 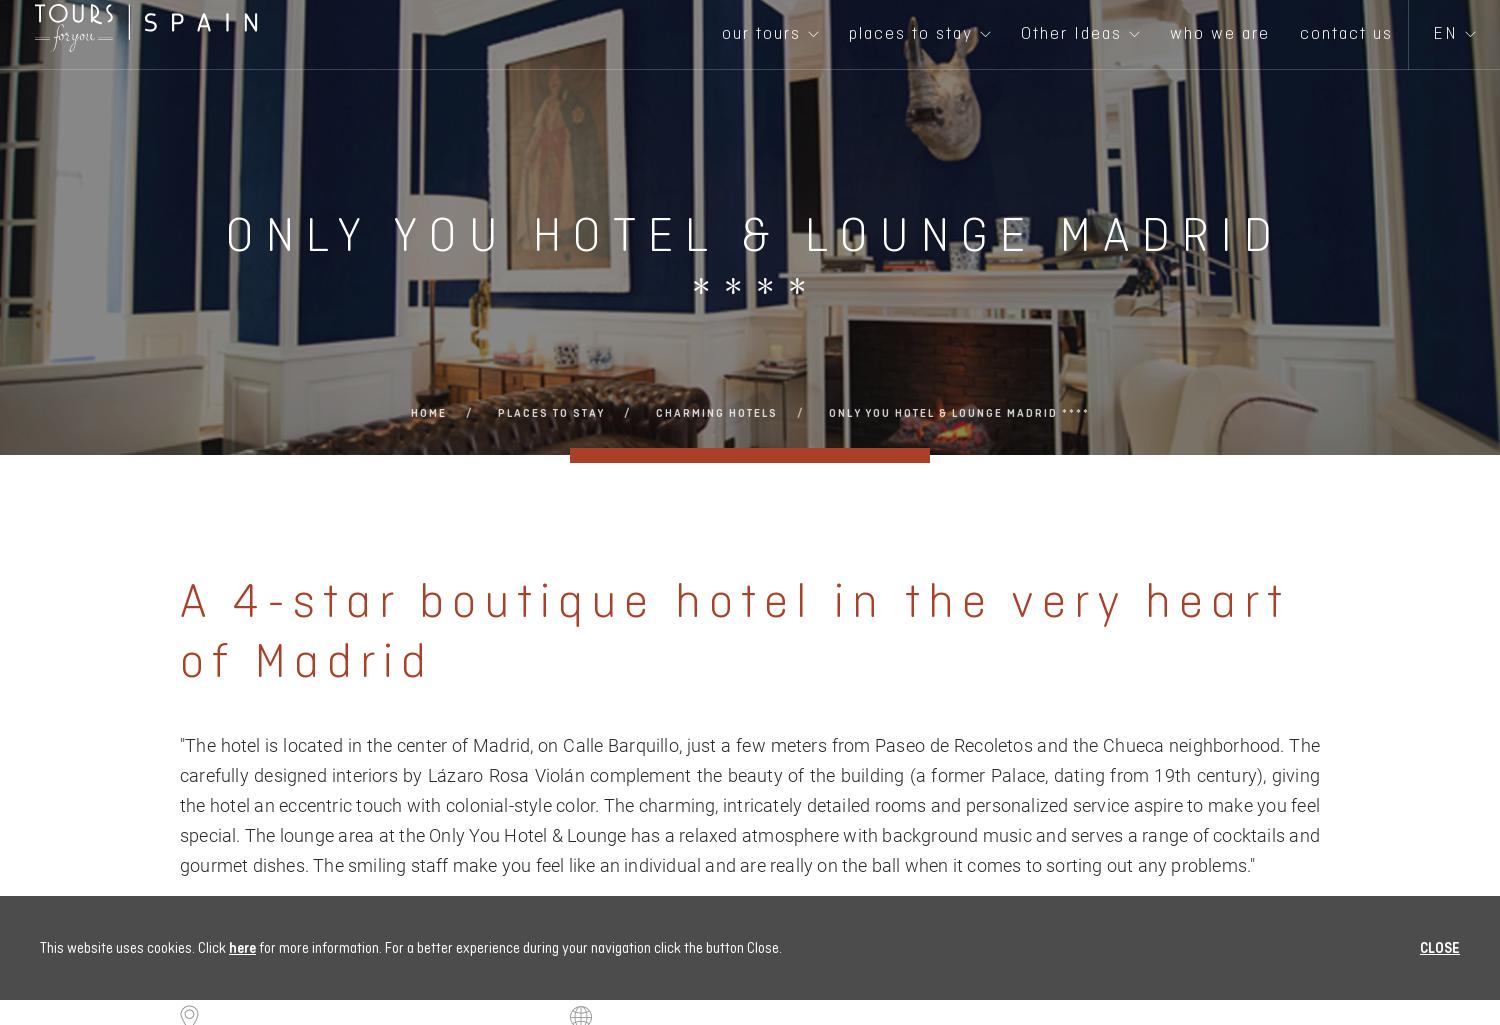 What do you see at coordinates (241, 948) in the screenshot?
I see `'here'` at bounding box center [241, 948].